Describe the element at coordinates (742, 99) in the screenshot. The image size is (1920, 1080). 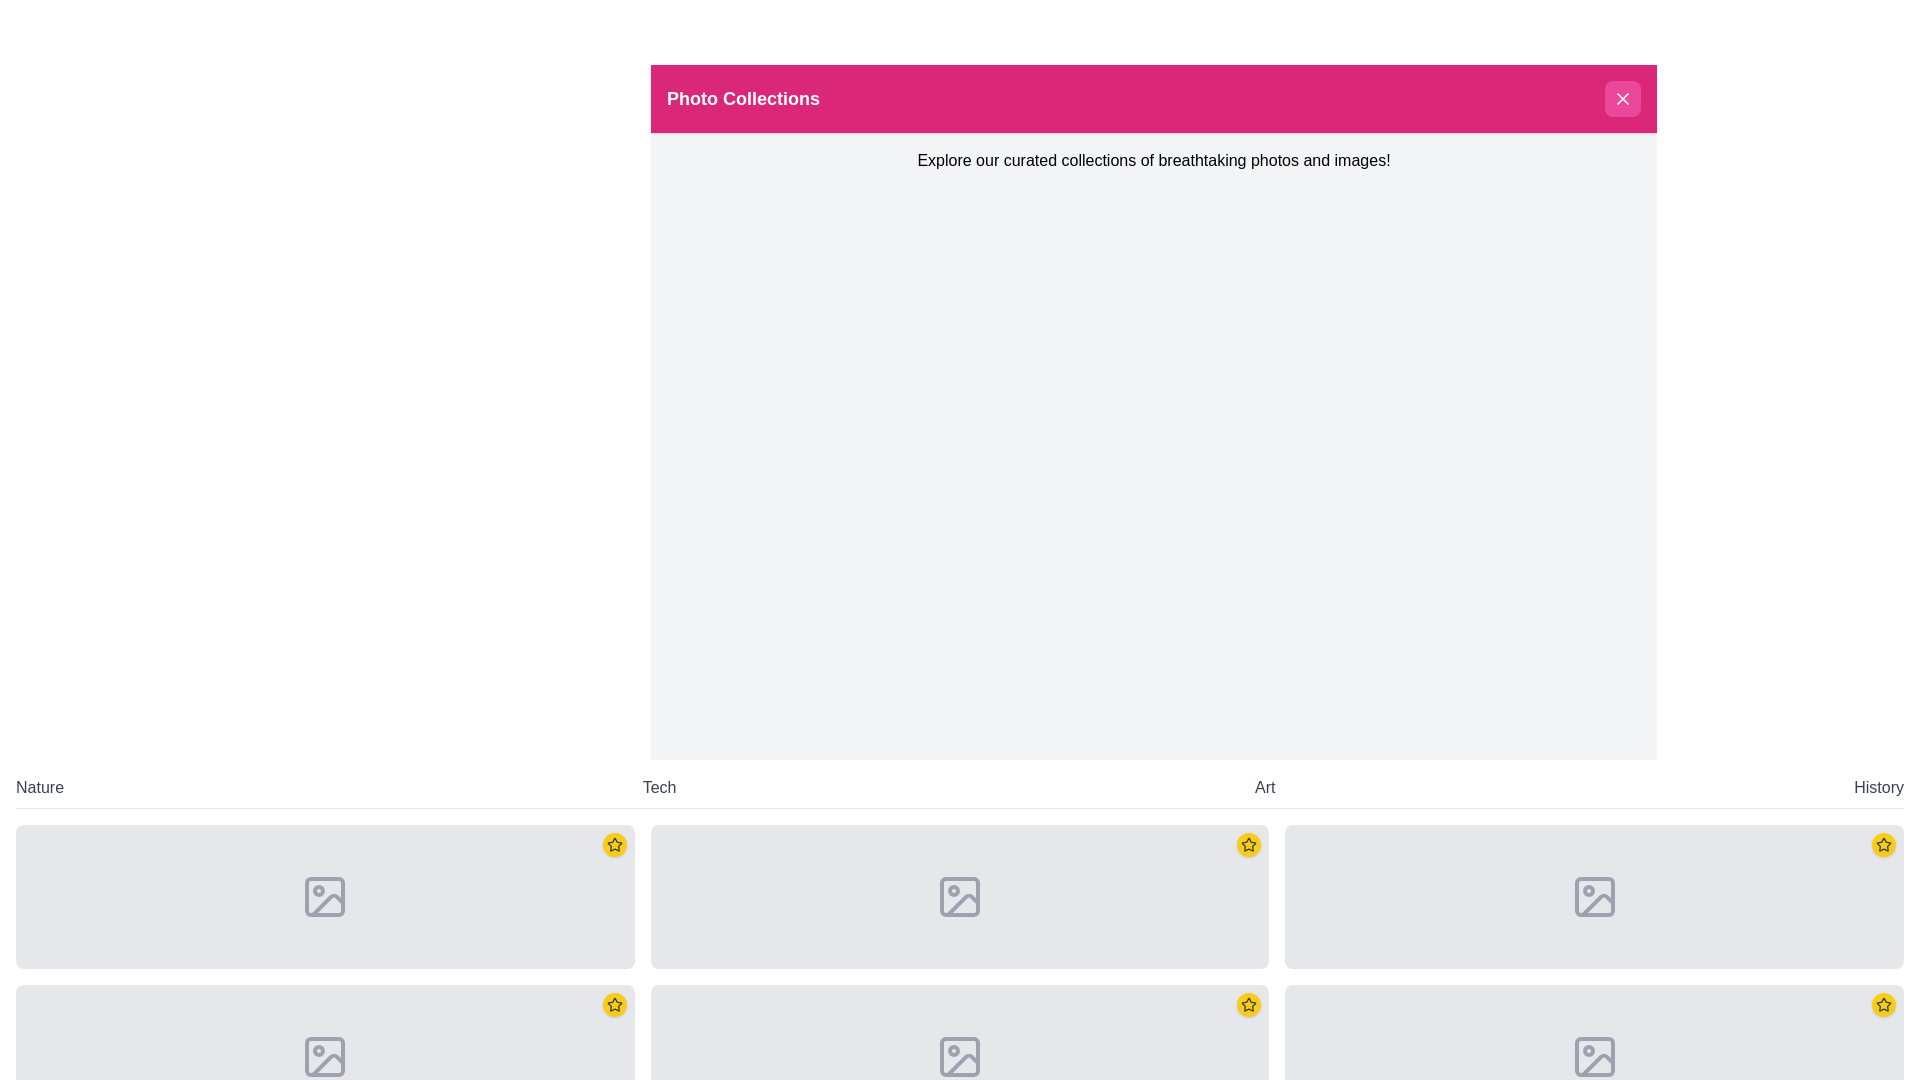
I see `the text label element displaying 'Photo Collections', which is styled as a header with bold white text on a pink background, located at the top left of the interface` at that location.